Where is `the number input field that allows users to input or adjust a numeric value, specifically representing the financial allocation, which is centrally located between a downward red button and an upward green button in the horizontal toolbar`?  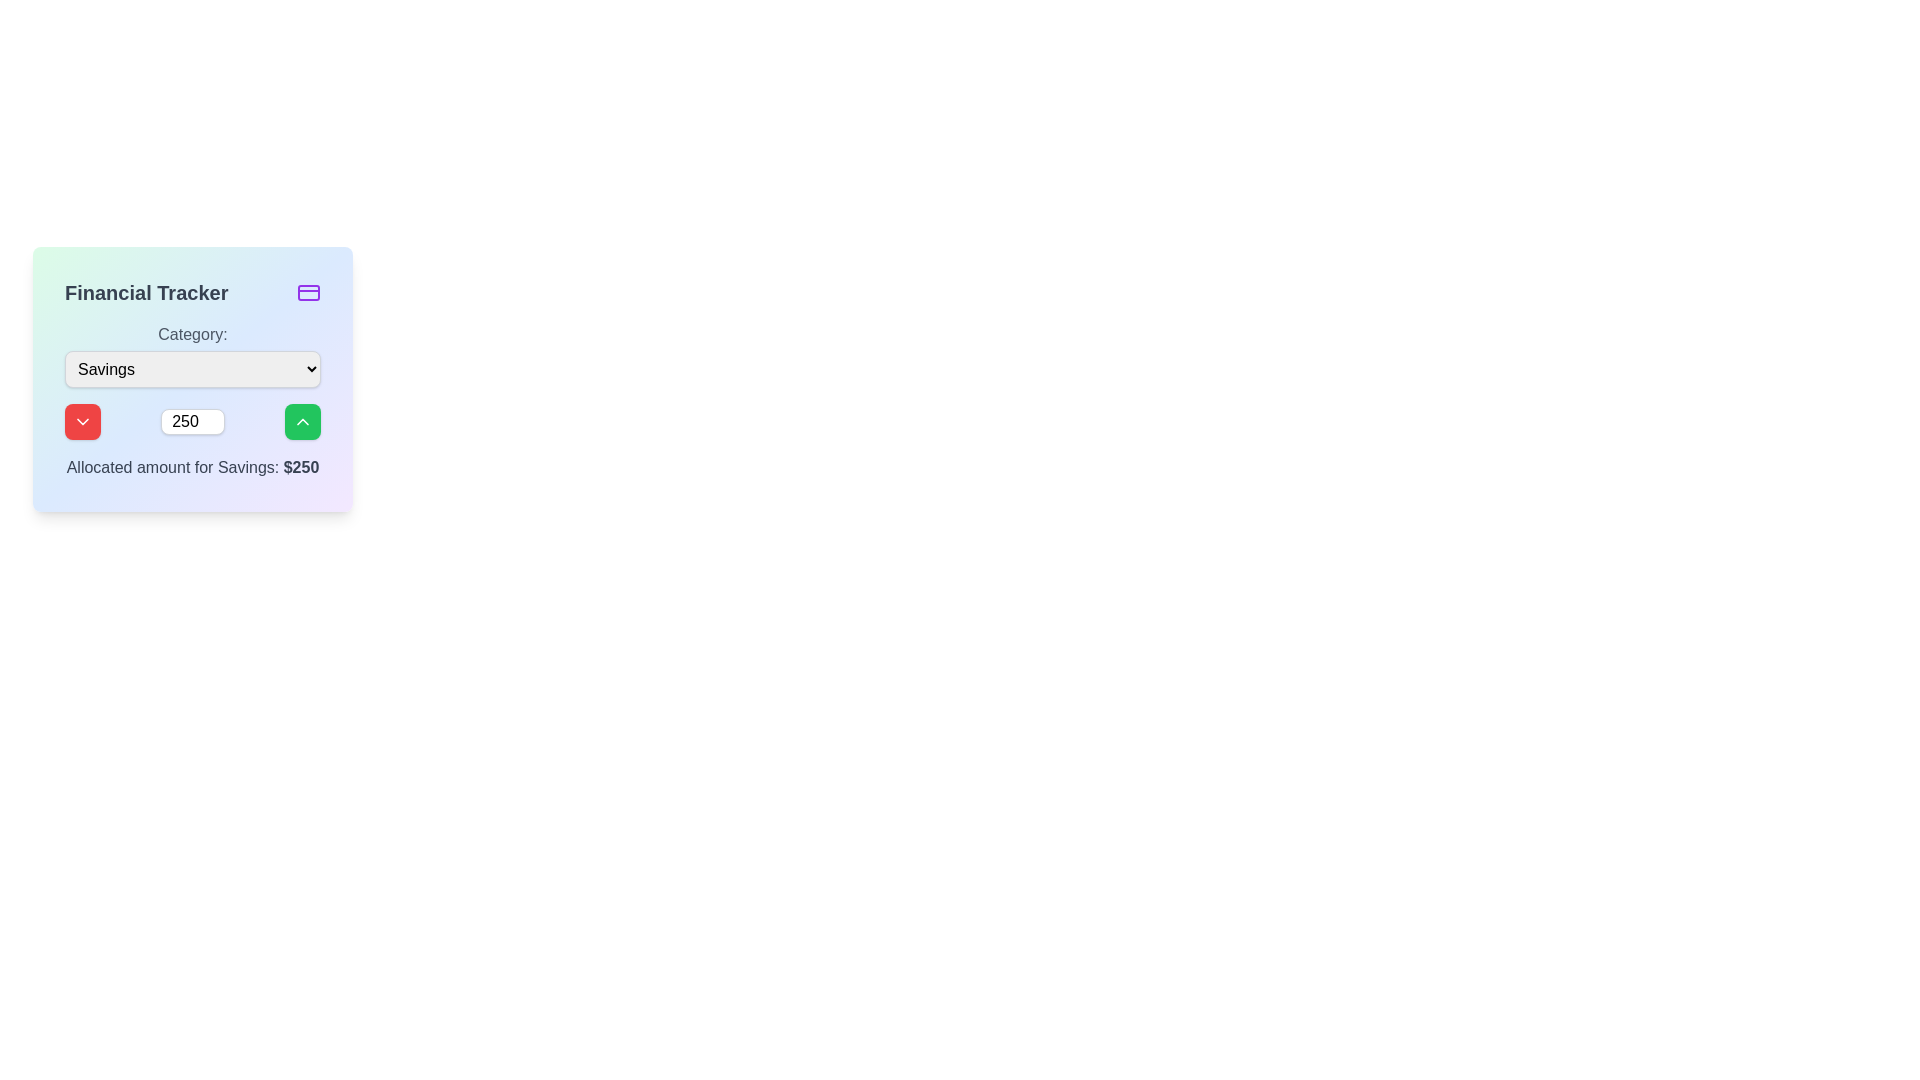 the number input field that allows users to input or adjust a numeric value, specifically representing the financial allocation, which is centrally located between a downward red button and an upward green button in the horizontal toolbar is located at coordinates (192, 420).